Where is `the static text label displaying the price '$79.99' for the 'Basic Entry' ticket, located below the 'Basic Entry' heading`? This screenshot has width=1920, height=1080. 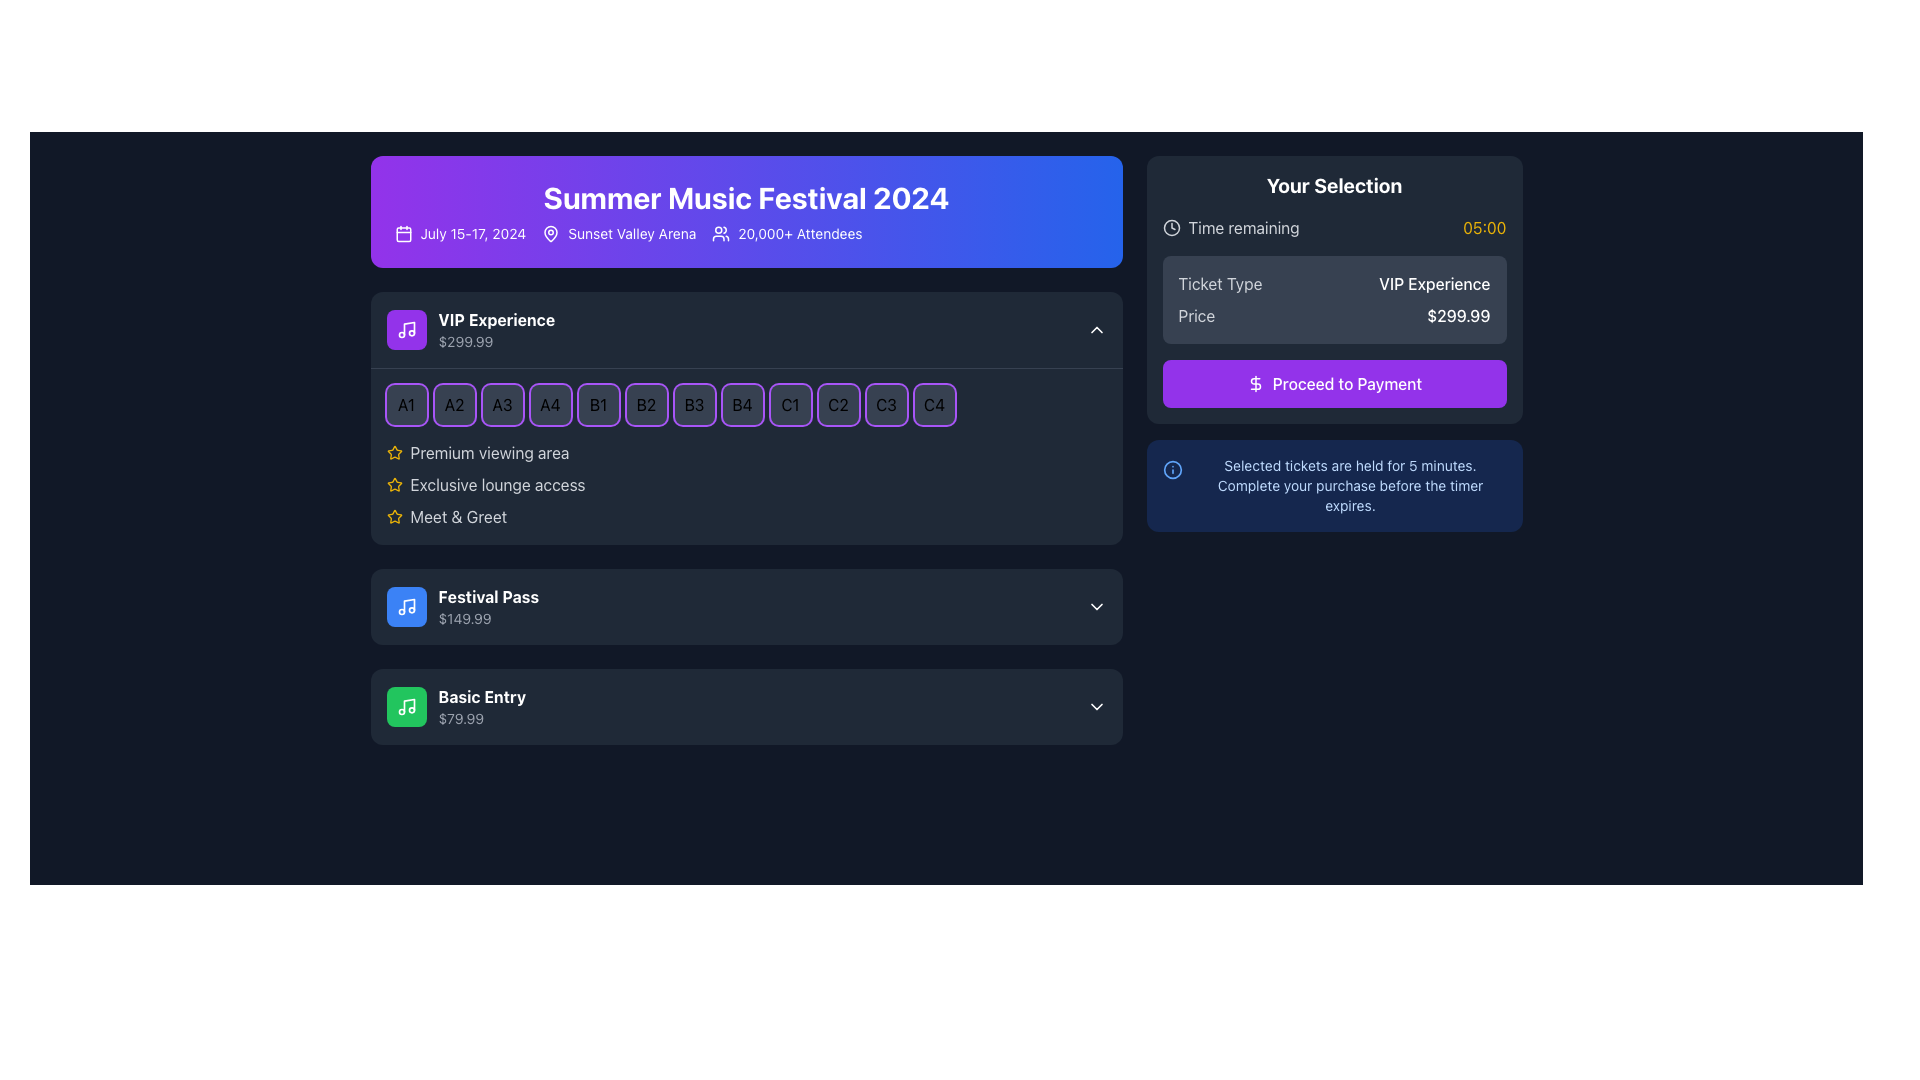 the static text label displaying the price '$79.99' for the 'Basic Entry' ticket, located below the 'Basic Entry' heading is located at coordinates (482, 717).